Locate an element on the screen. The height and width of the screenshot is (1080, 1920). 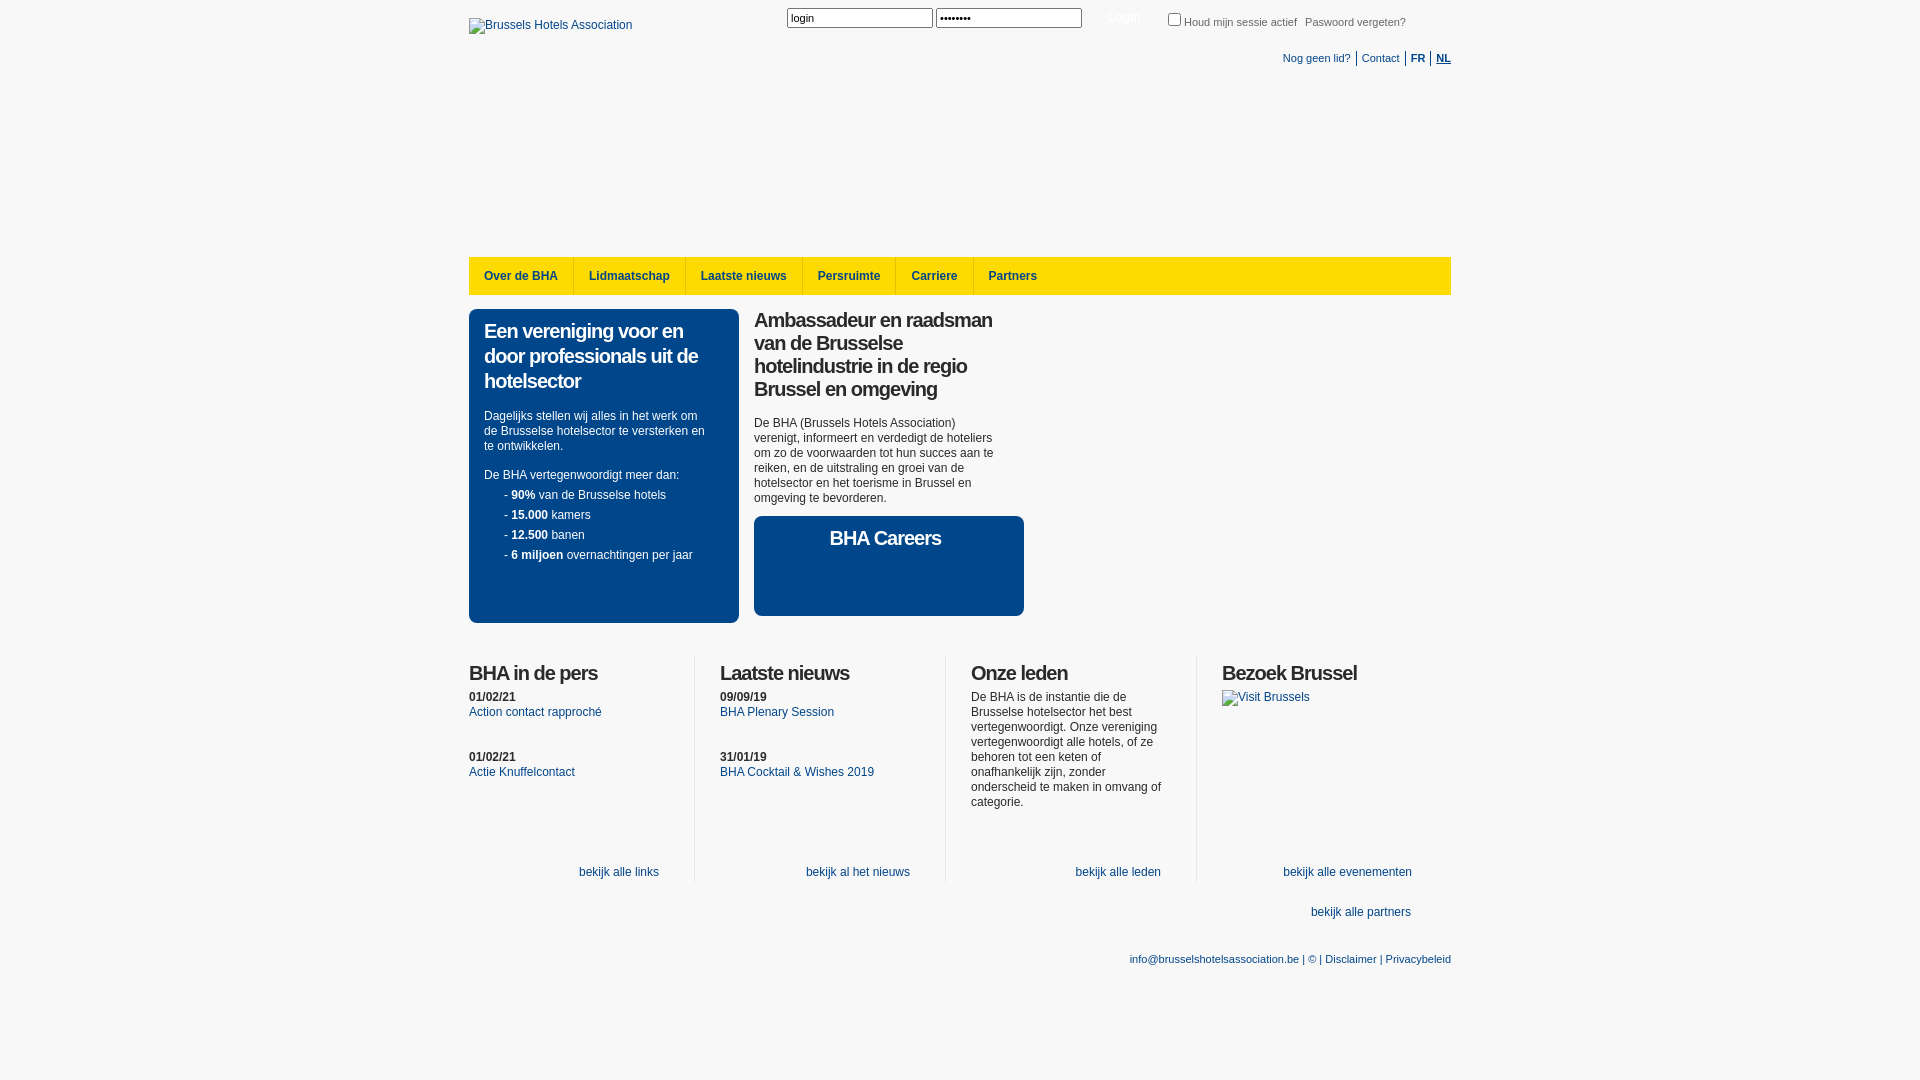
'Over de BHA' is located at coordinates (521, 276).